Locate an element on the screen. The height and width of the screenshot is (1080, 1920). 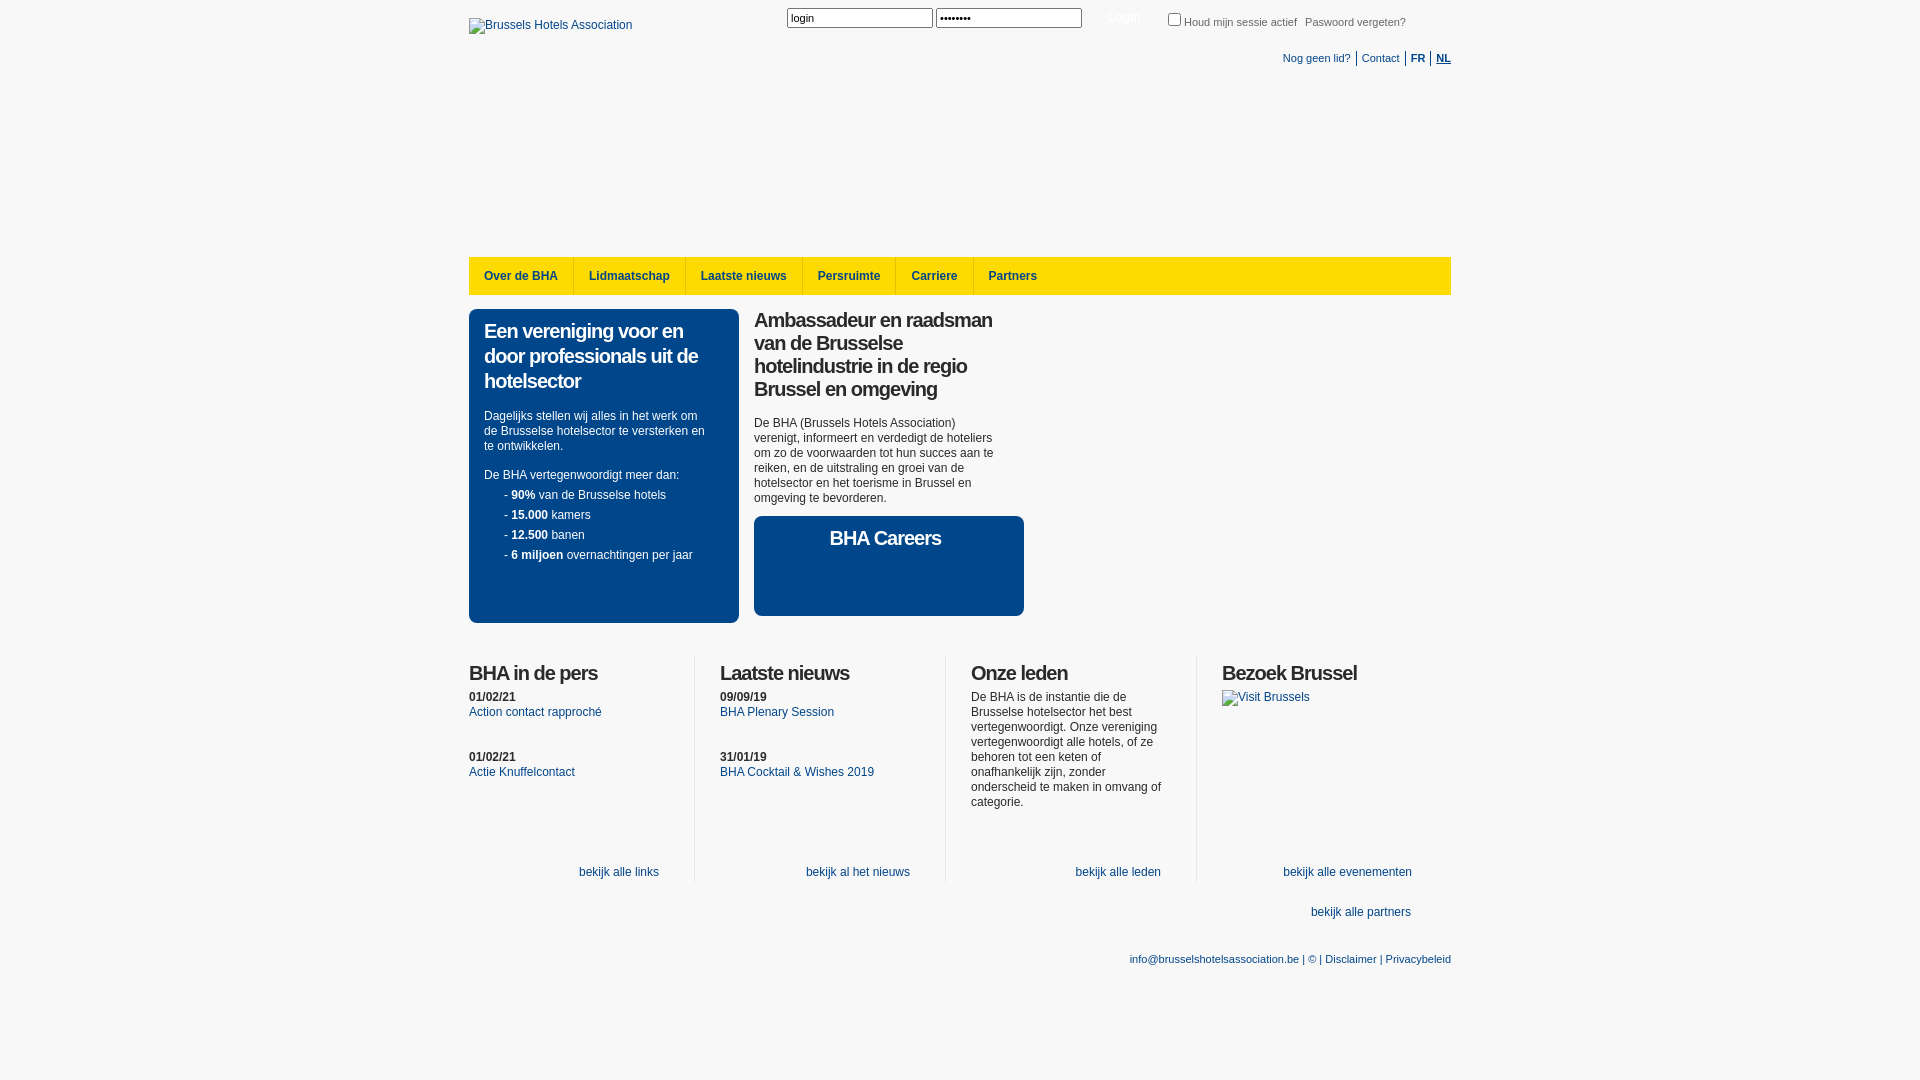
'Over de BHA' is located at coordinates (521, 276).